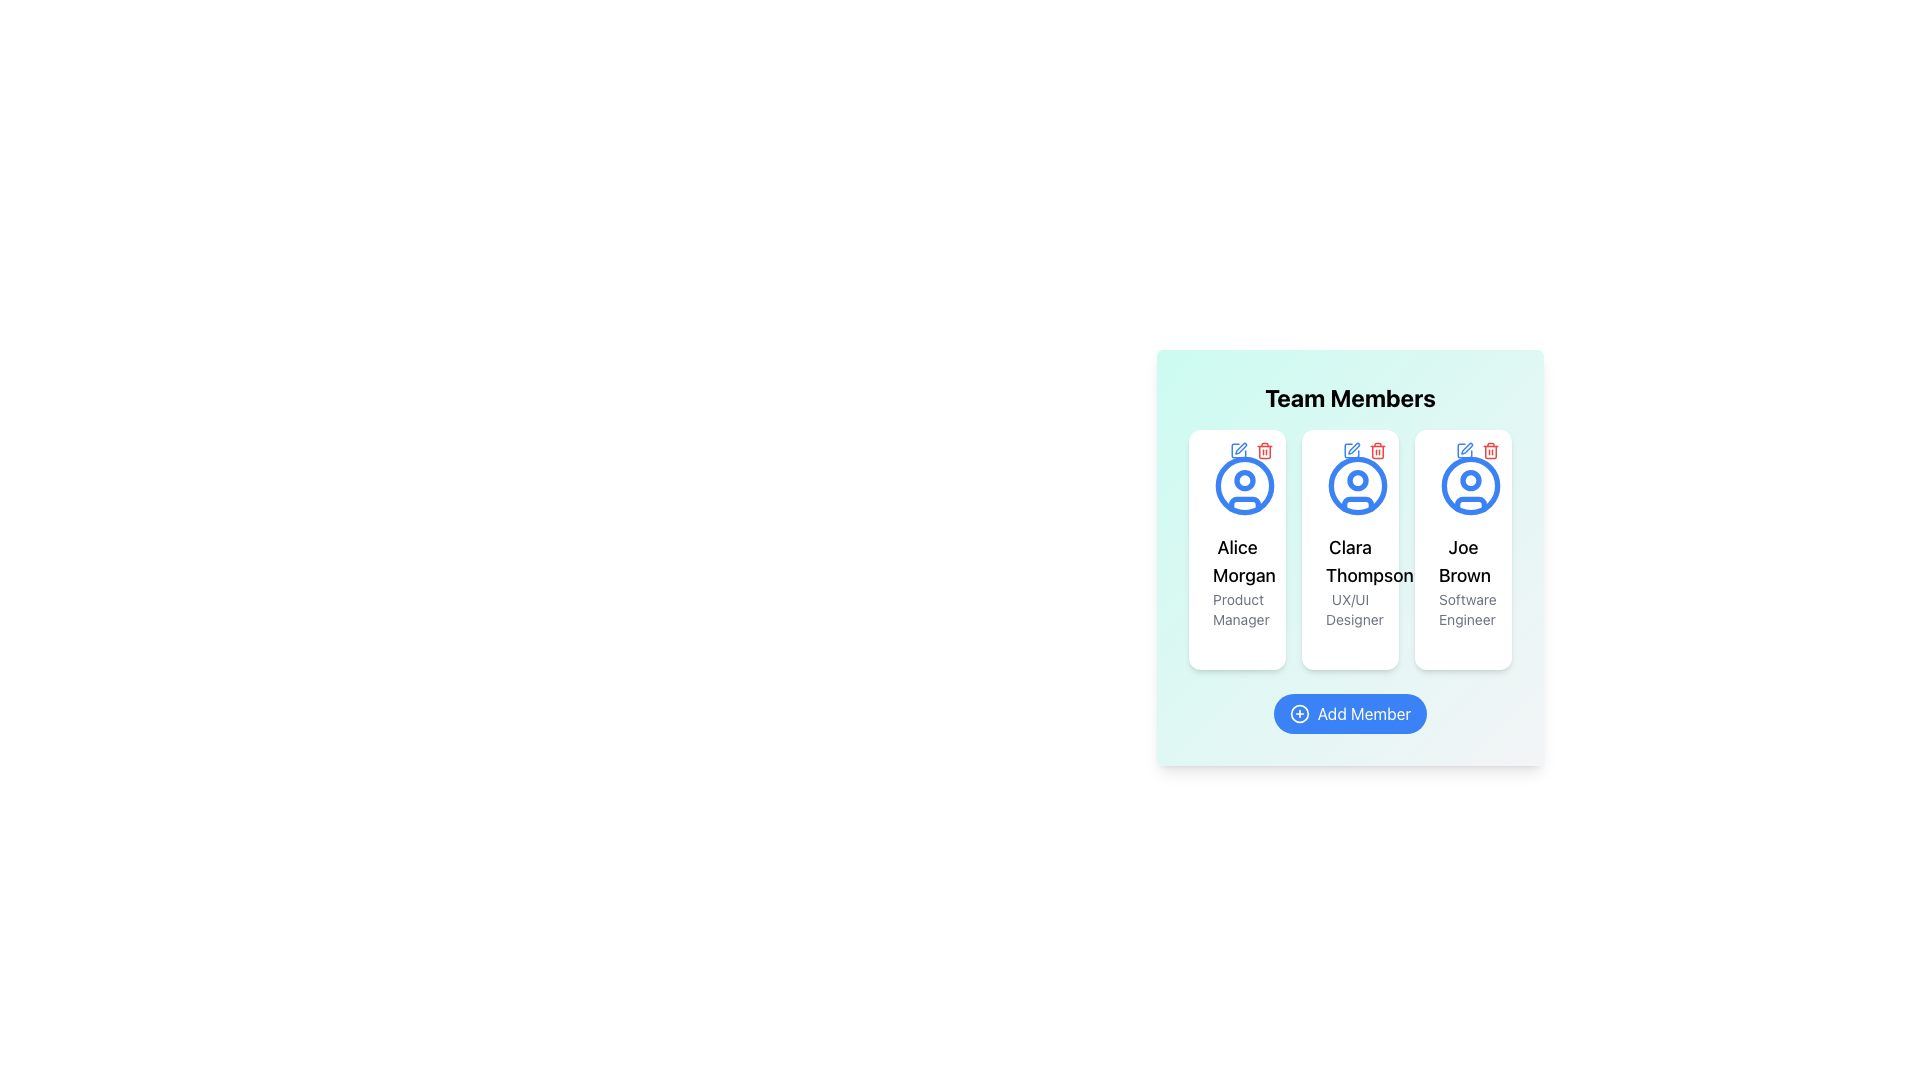 This screenshot has width=1920, height=1080. I want to click on the text label displaying 'Product Manager' located below the name 'Alice Morgan' in the user card component within the 'Team Members' section, so click(1236, 608).